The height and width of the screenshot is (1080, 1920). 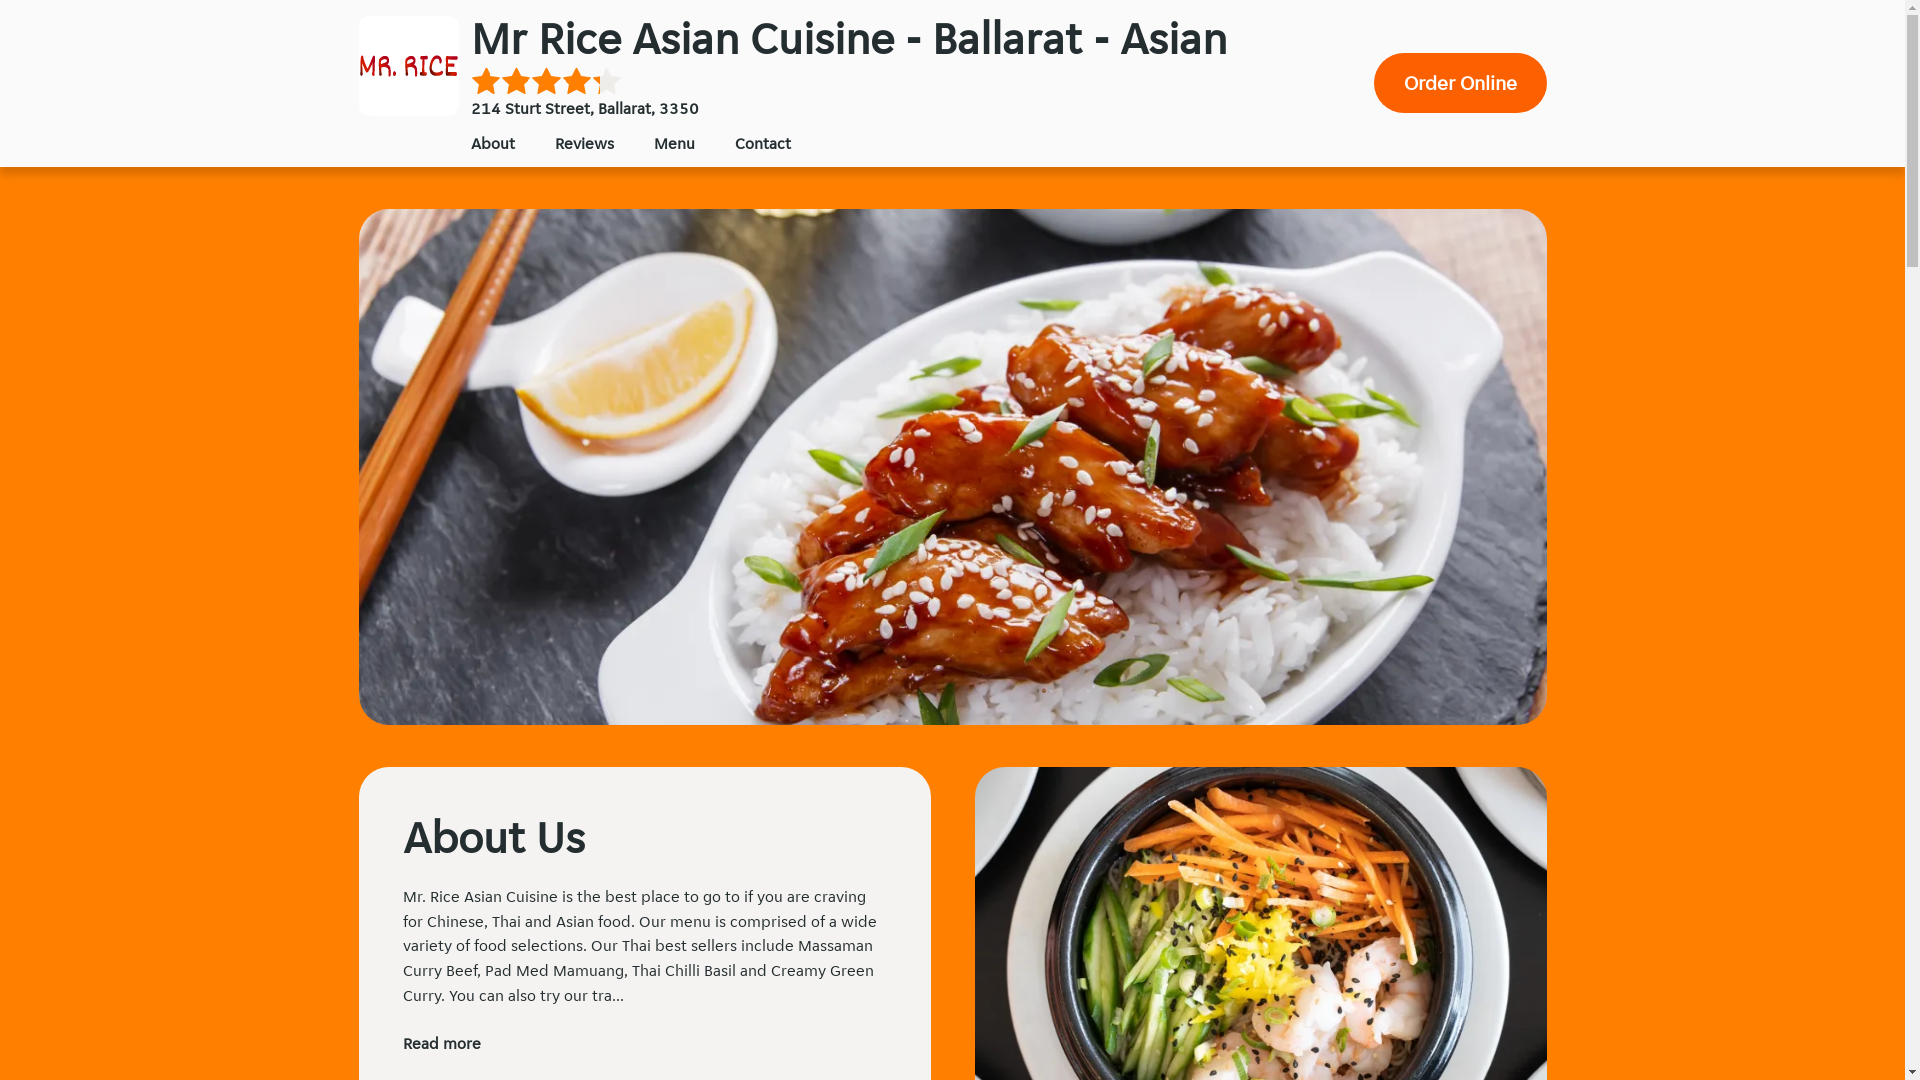 What do you see at coordinates (582, 142) in the screenshot?
I see `'Reviews'` at bounding box center [582, 142].